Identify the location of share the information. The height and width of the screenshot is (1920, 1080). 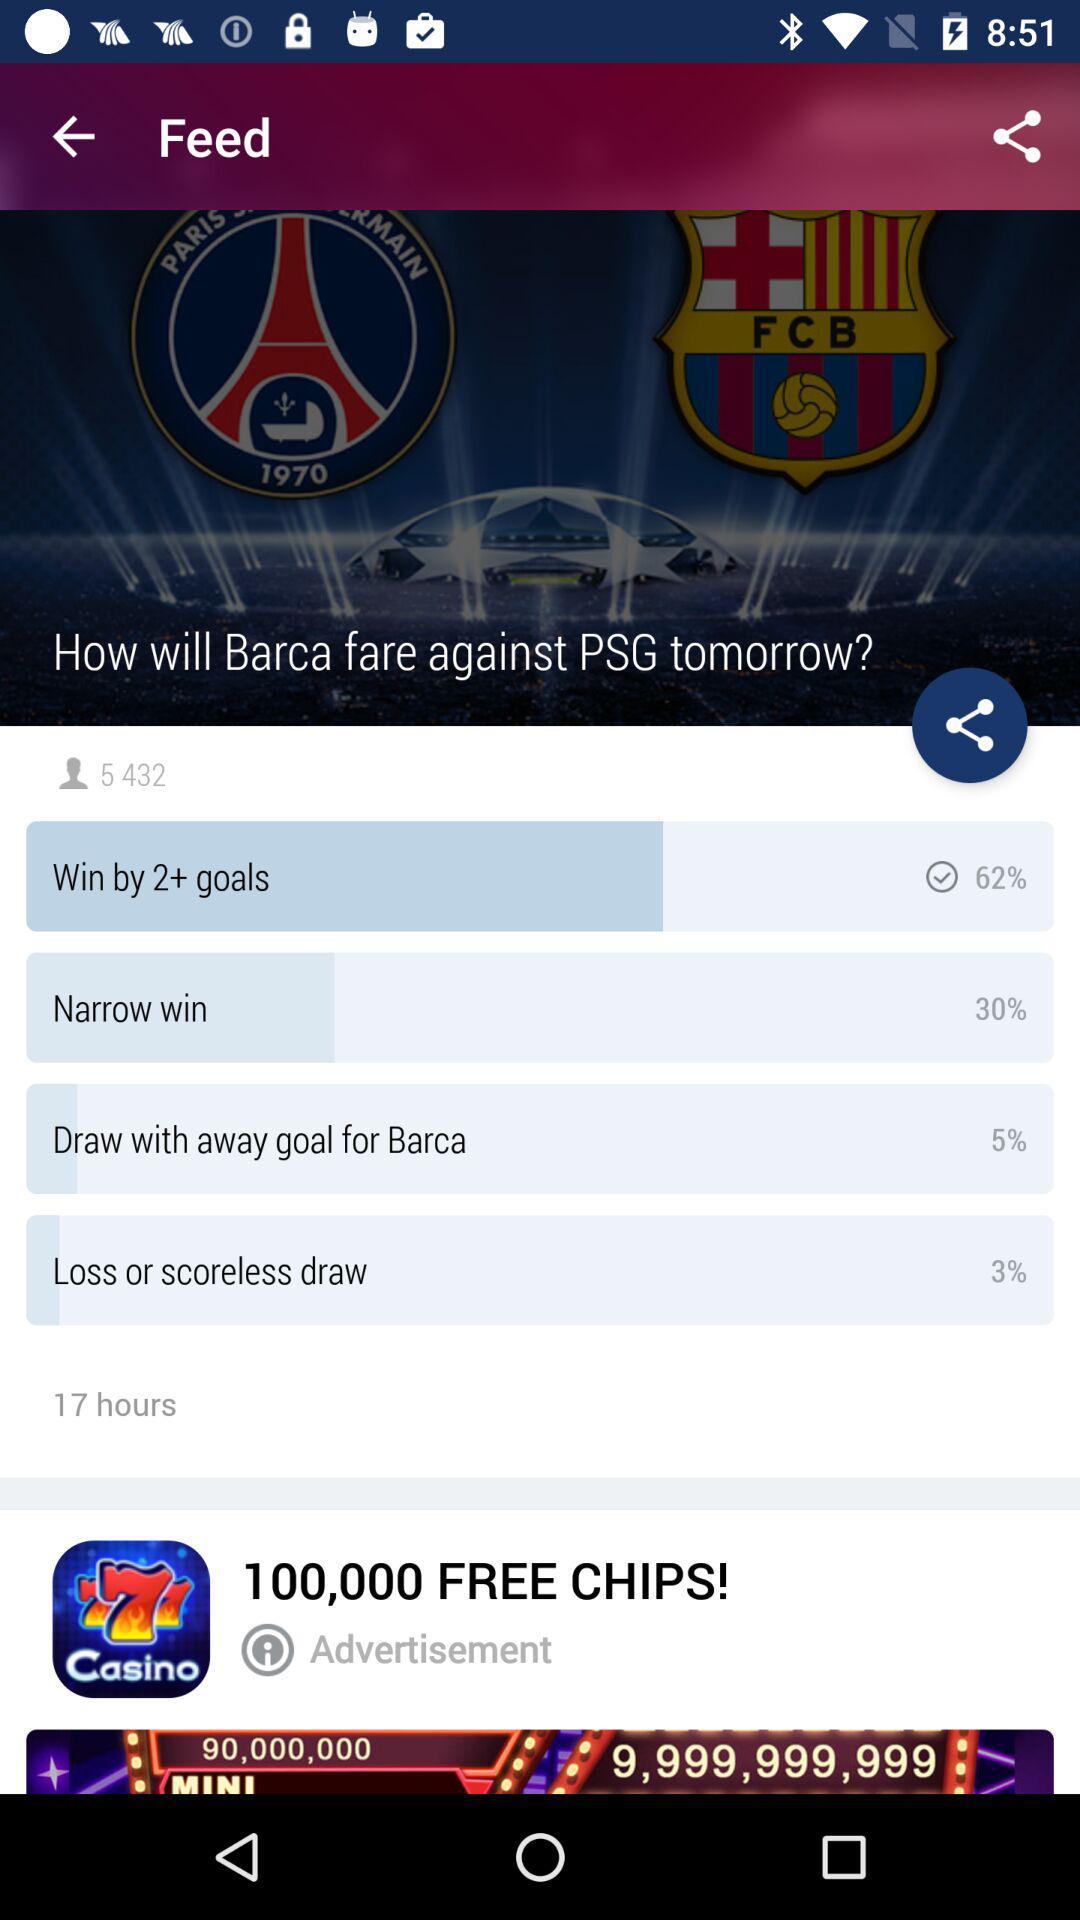
(968, 724).